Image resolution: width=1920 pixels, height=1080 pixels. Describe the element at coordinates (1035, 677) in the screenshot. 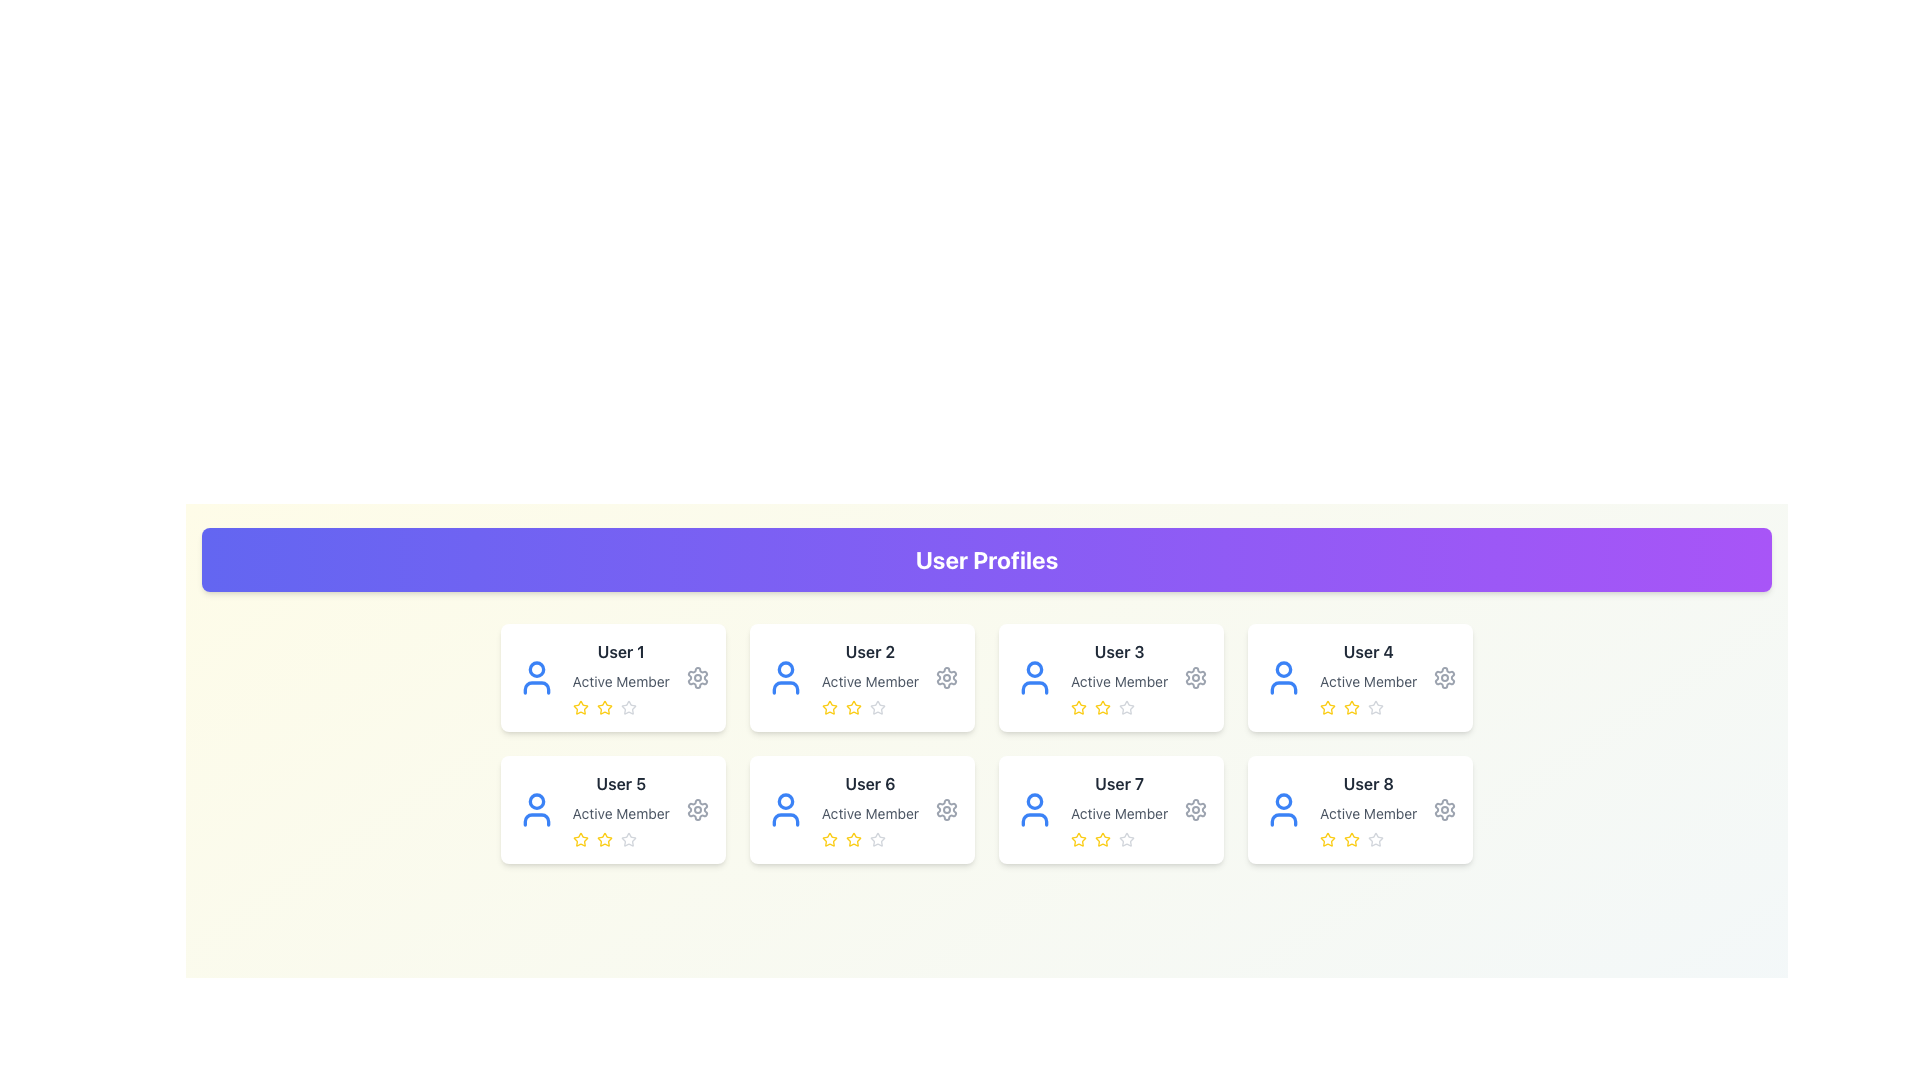

I see `the user identification icon represented as an avatar within the user card labeled 'User 3 Active Member', located third in the first row of the user grid layout` at that location.